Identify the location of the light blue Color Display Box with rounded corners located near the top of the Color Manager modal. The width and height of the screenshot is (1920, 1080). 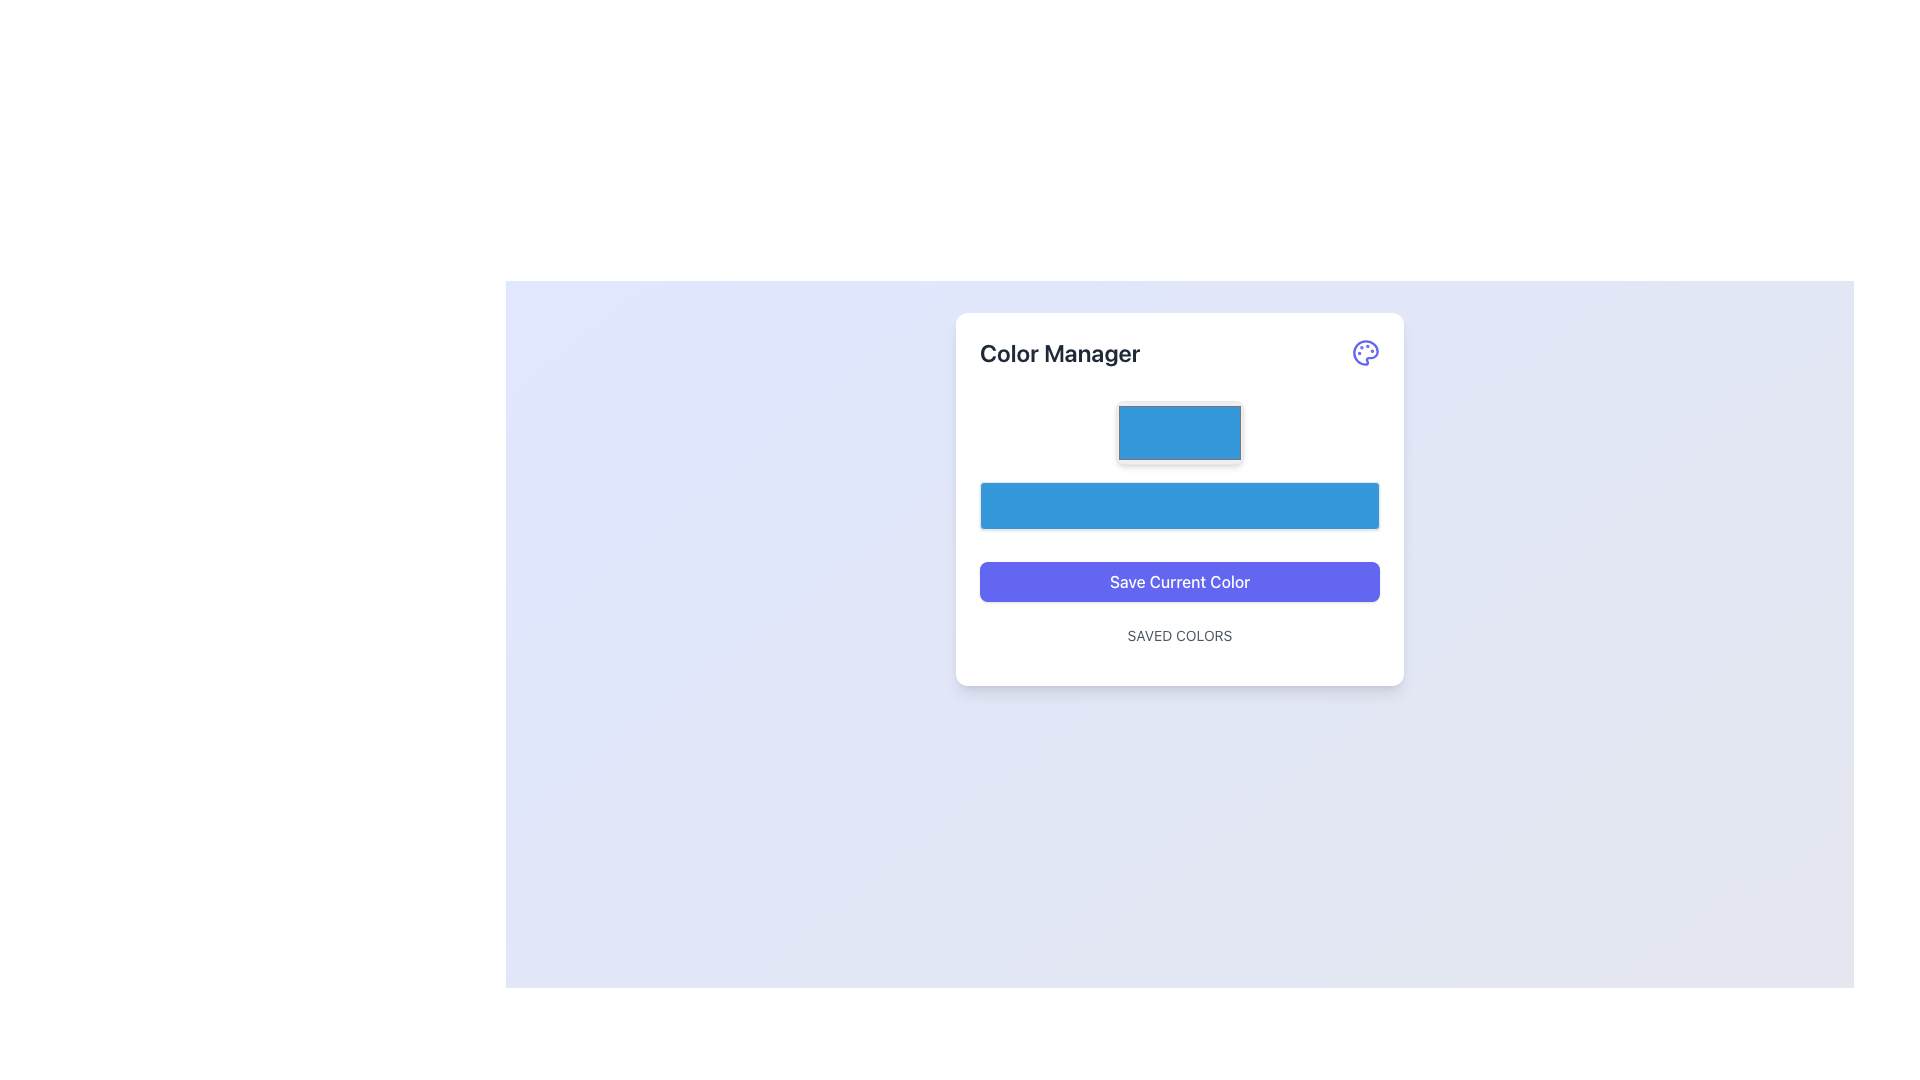
(1180, 431).